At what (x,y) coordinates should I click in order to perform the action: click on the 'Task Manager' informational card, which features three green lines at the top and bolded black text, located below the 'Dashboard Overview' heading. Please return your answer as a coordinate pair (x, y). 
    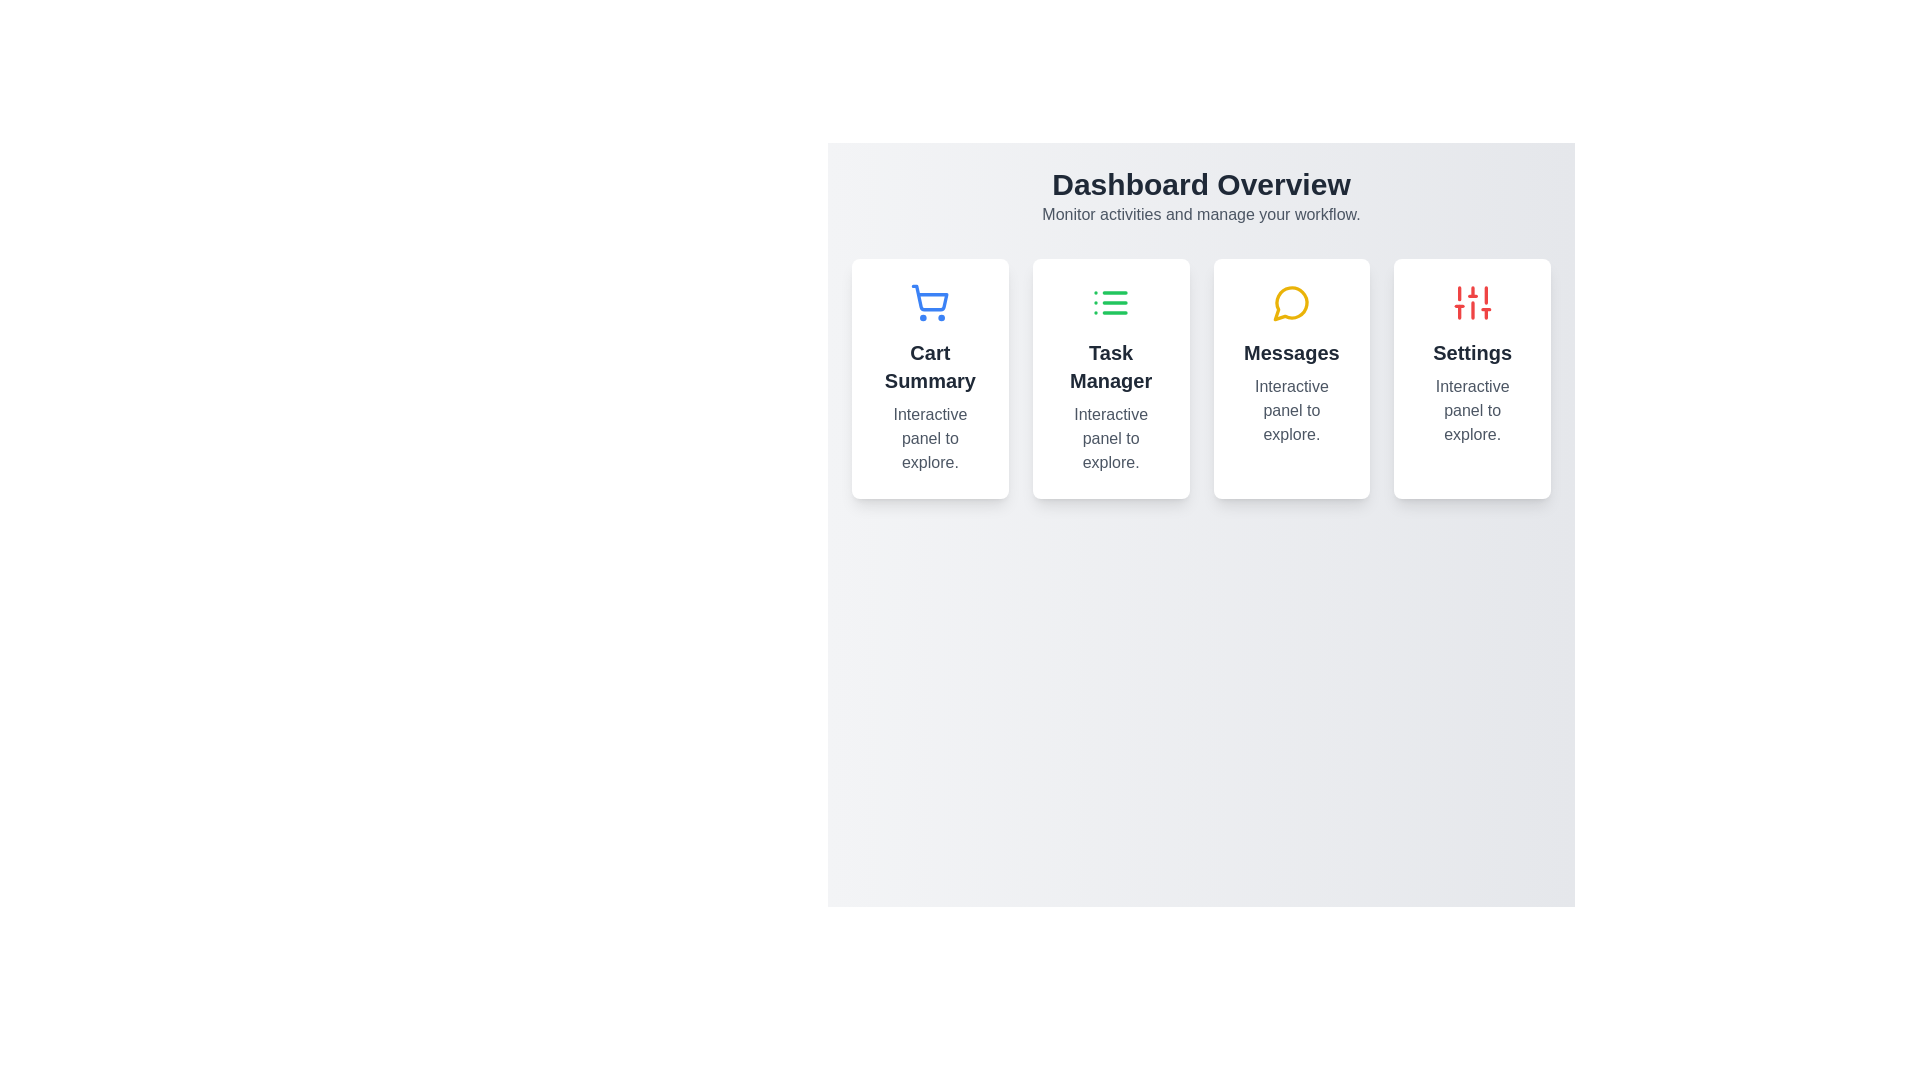
    Looking at the image, I should click on (1110, 378).